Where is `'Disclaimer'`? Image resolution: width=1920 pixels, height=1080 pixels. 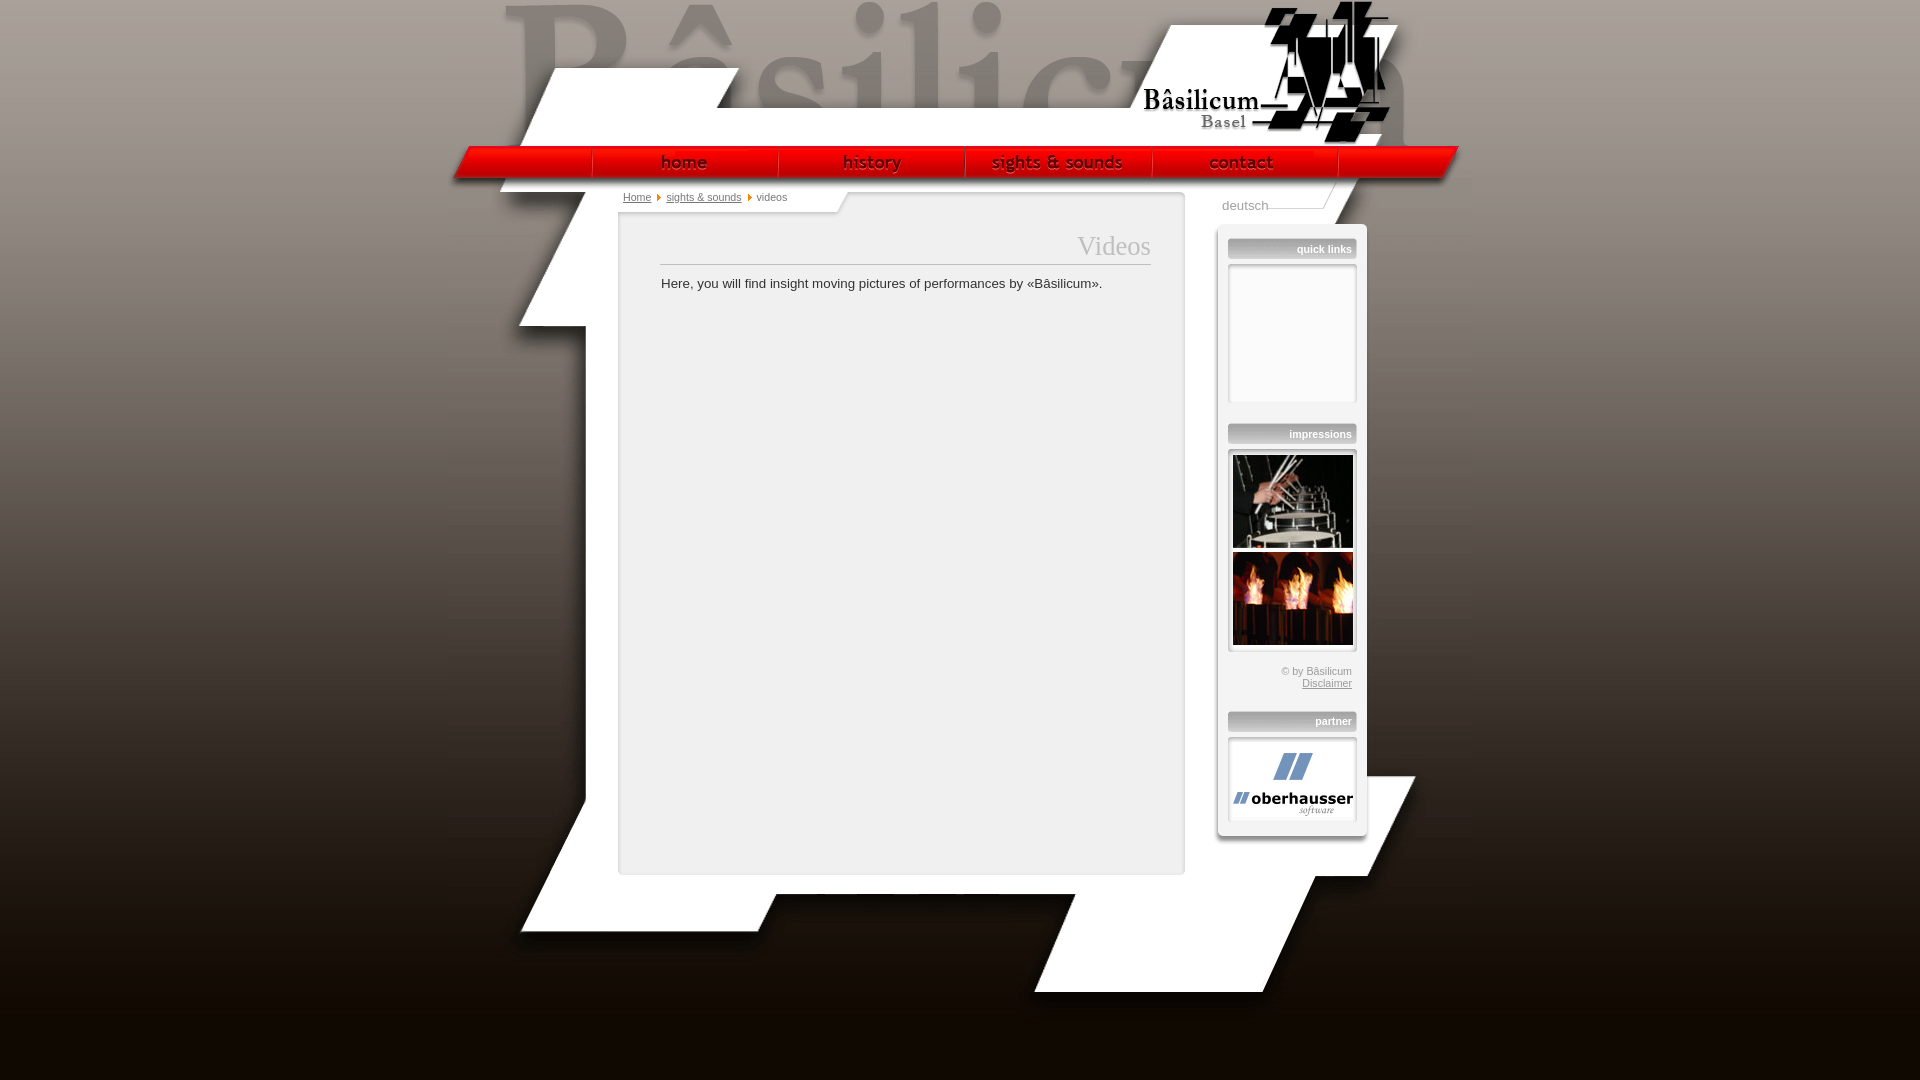
'Disclaimer' is located at coordinates (1326, 681).